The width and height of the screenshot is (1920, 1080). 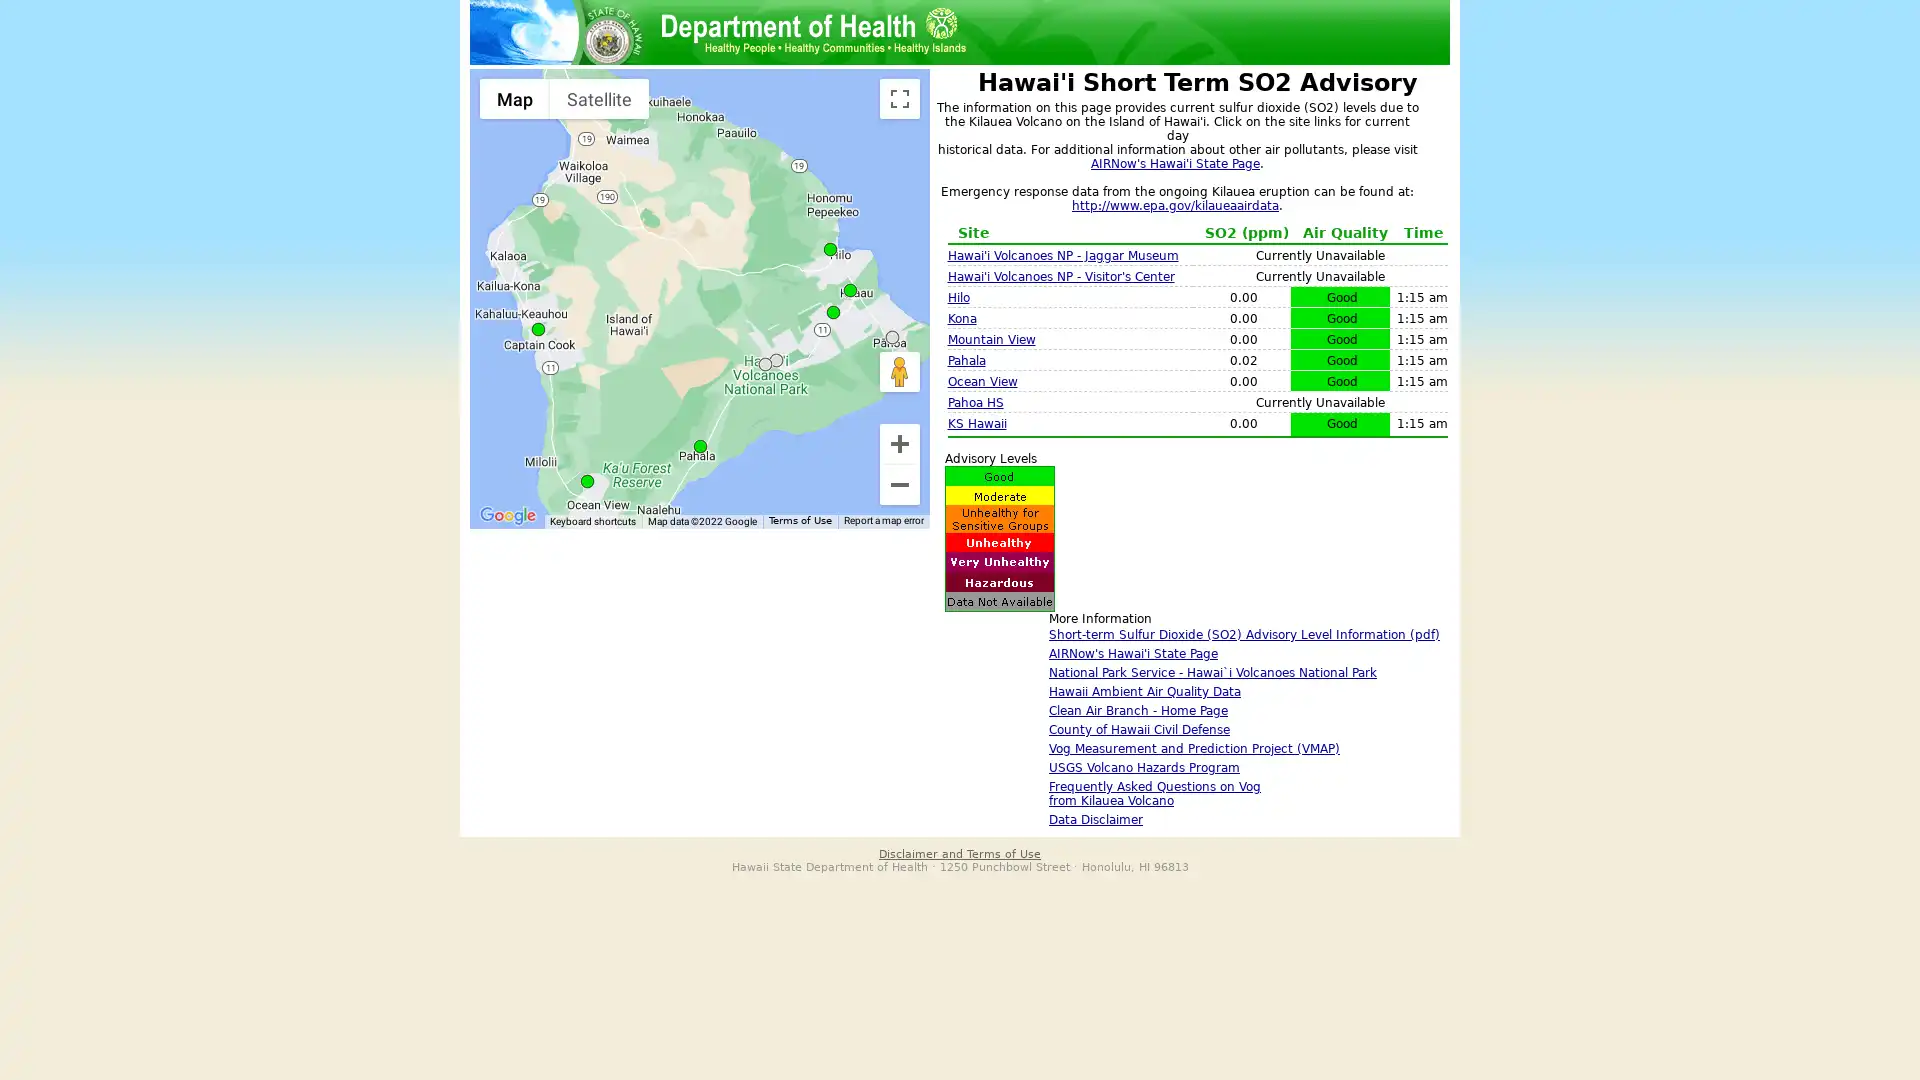 What do you see at coordinates (833, 312) in the screenshot?
I see `Mountain View: SO2 0.00 ppm (Good) on 06/28 at 01:15 am` at bounding box center [833, 312].